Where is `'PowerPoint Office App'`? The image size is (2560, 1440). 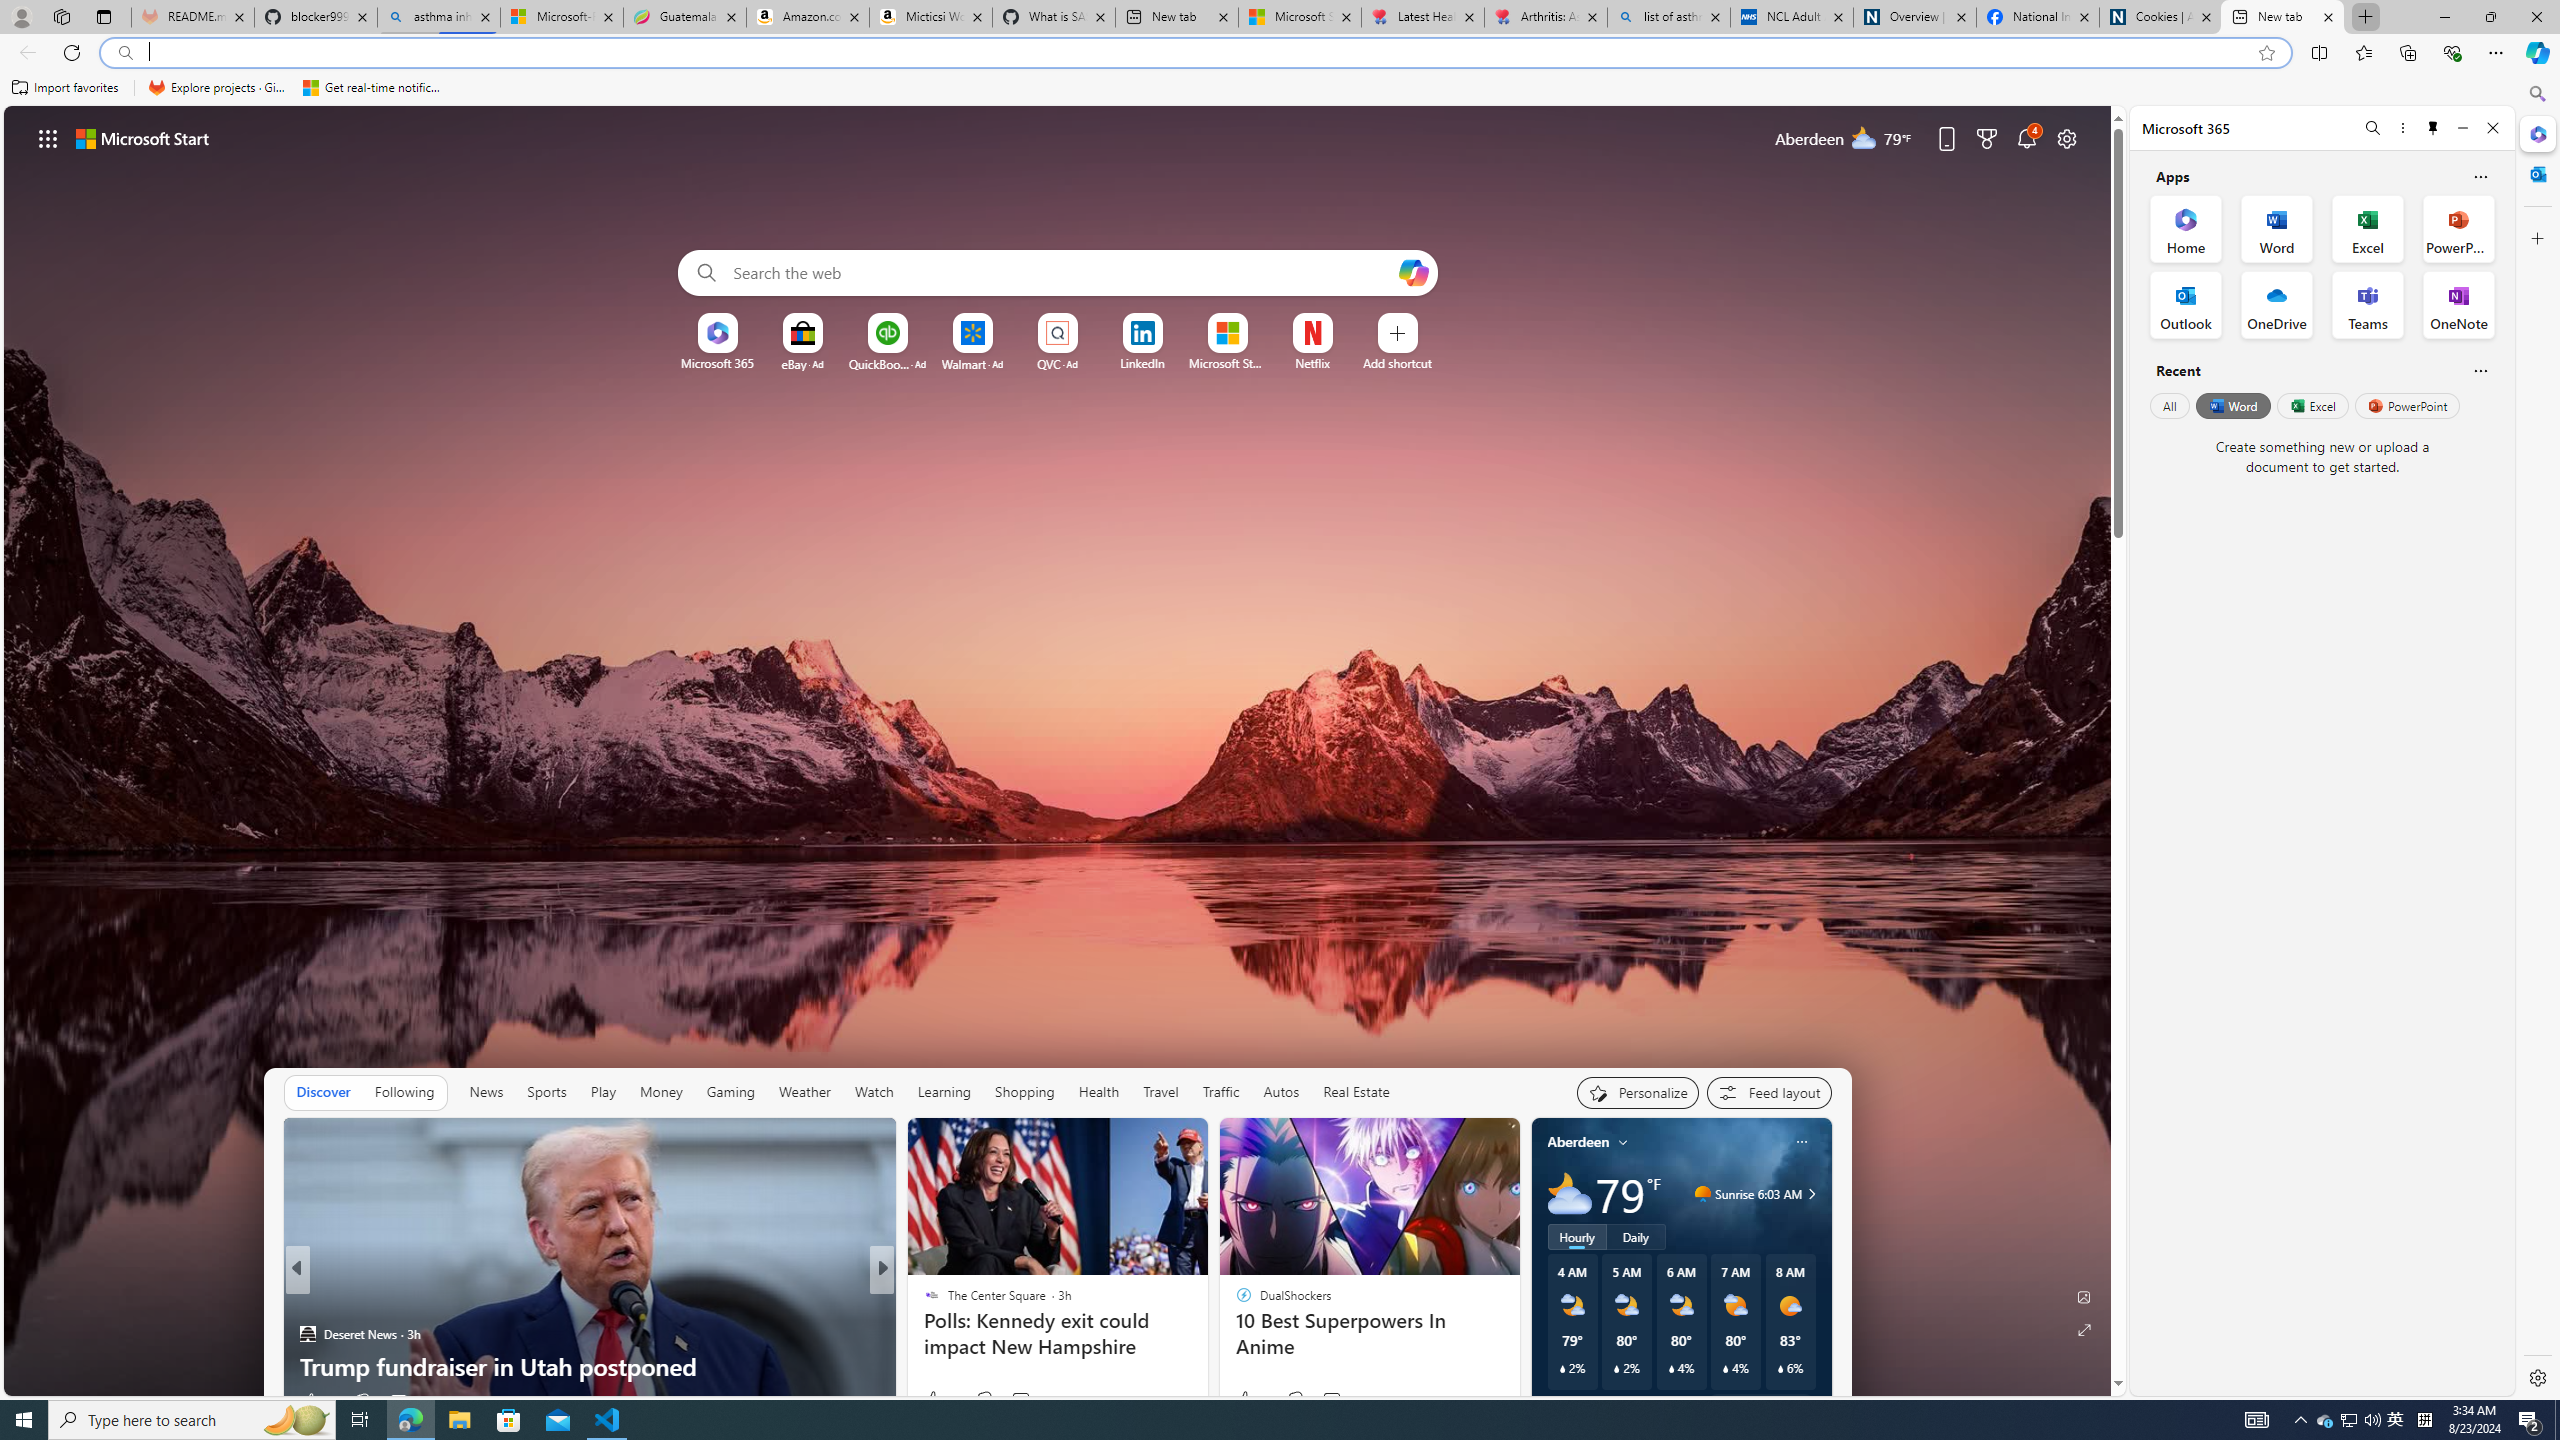 'PowerPoint Office App' is located at coordinates (2458, 227).